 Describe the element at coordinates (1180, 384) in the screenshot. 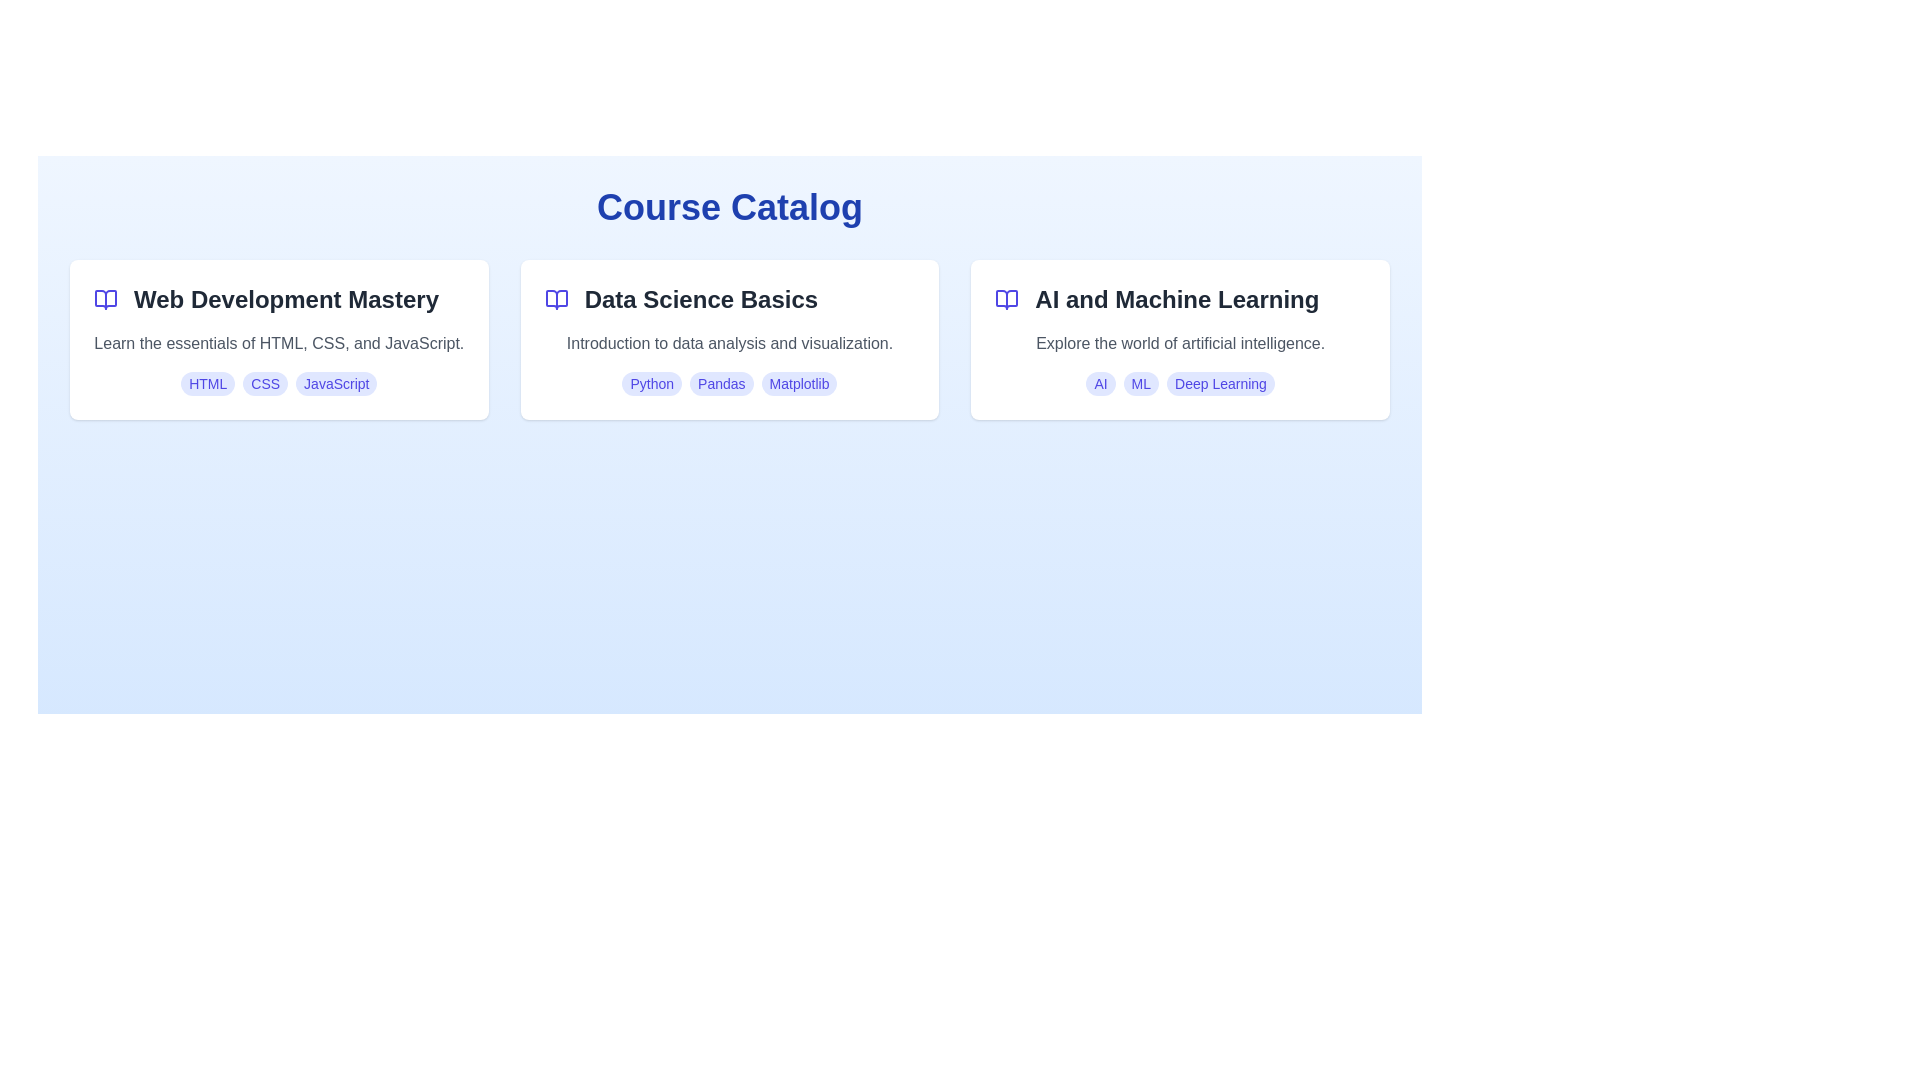

I see `the Tag Group representing key topics or tags associated with the 'AI and Machine Learning' course` at that location.